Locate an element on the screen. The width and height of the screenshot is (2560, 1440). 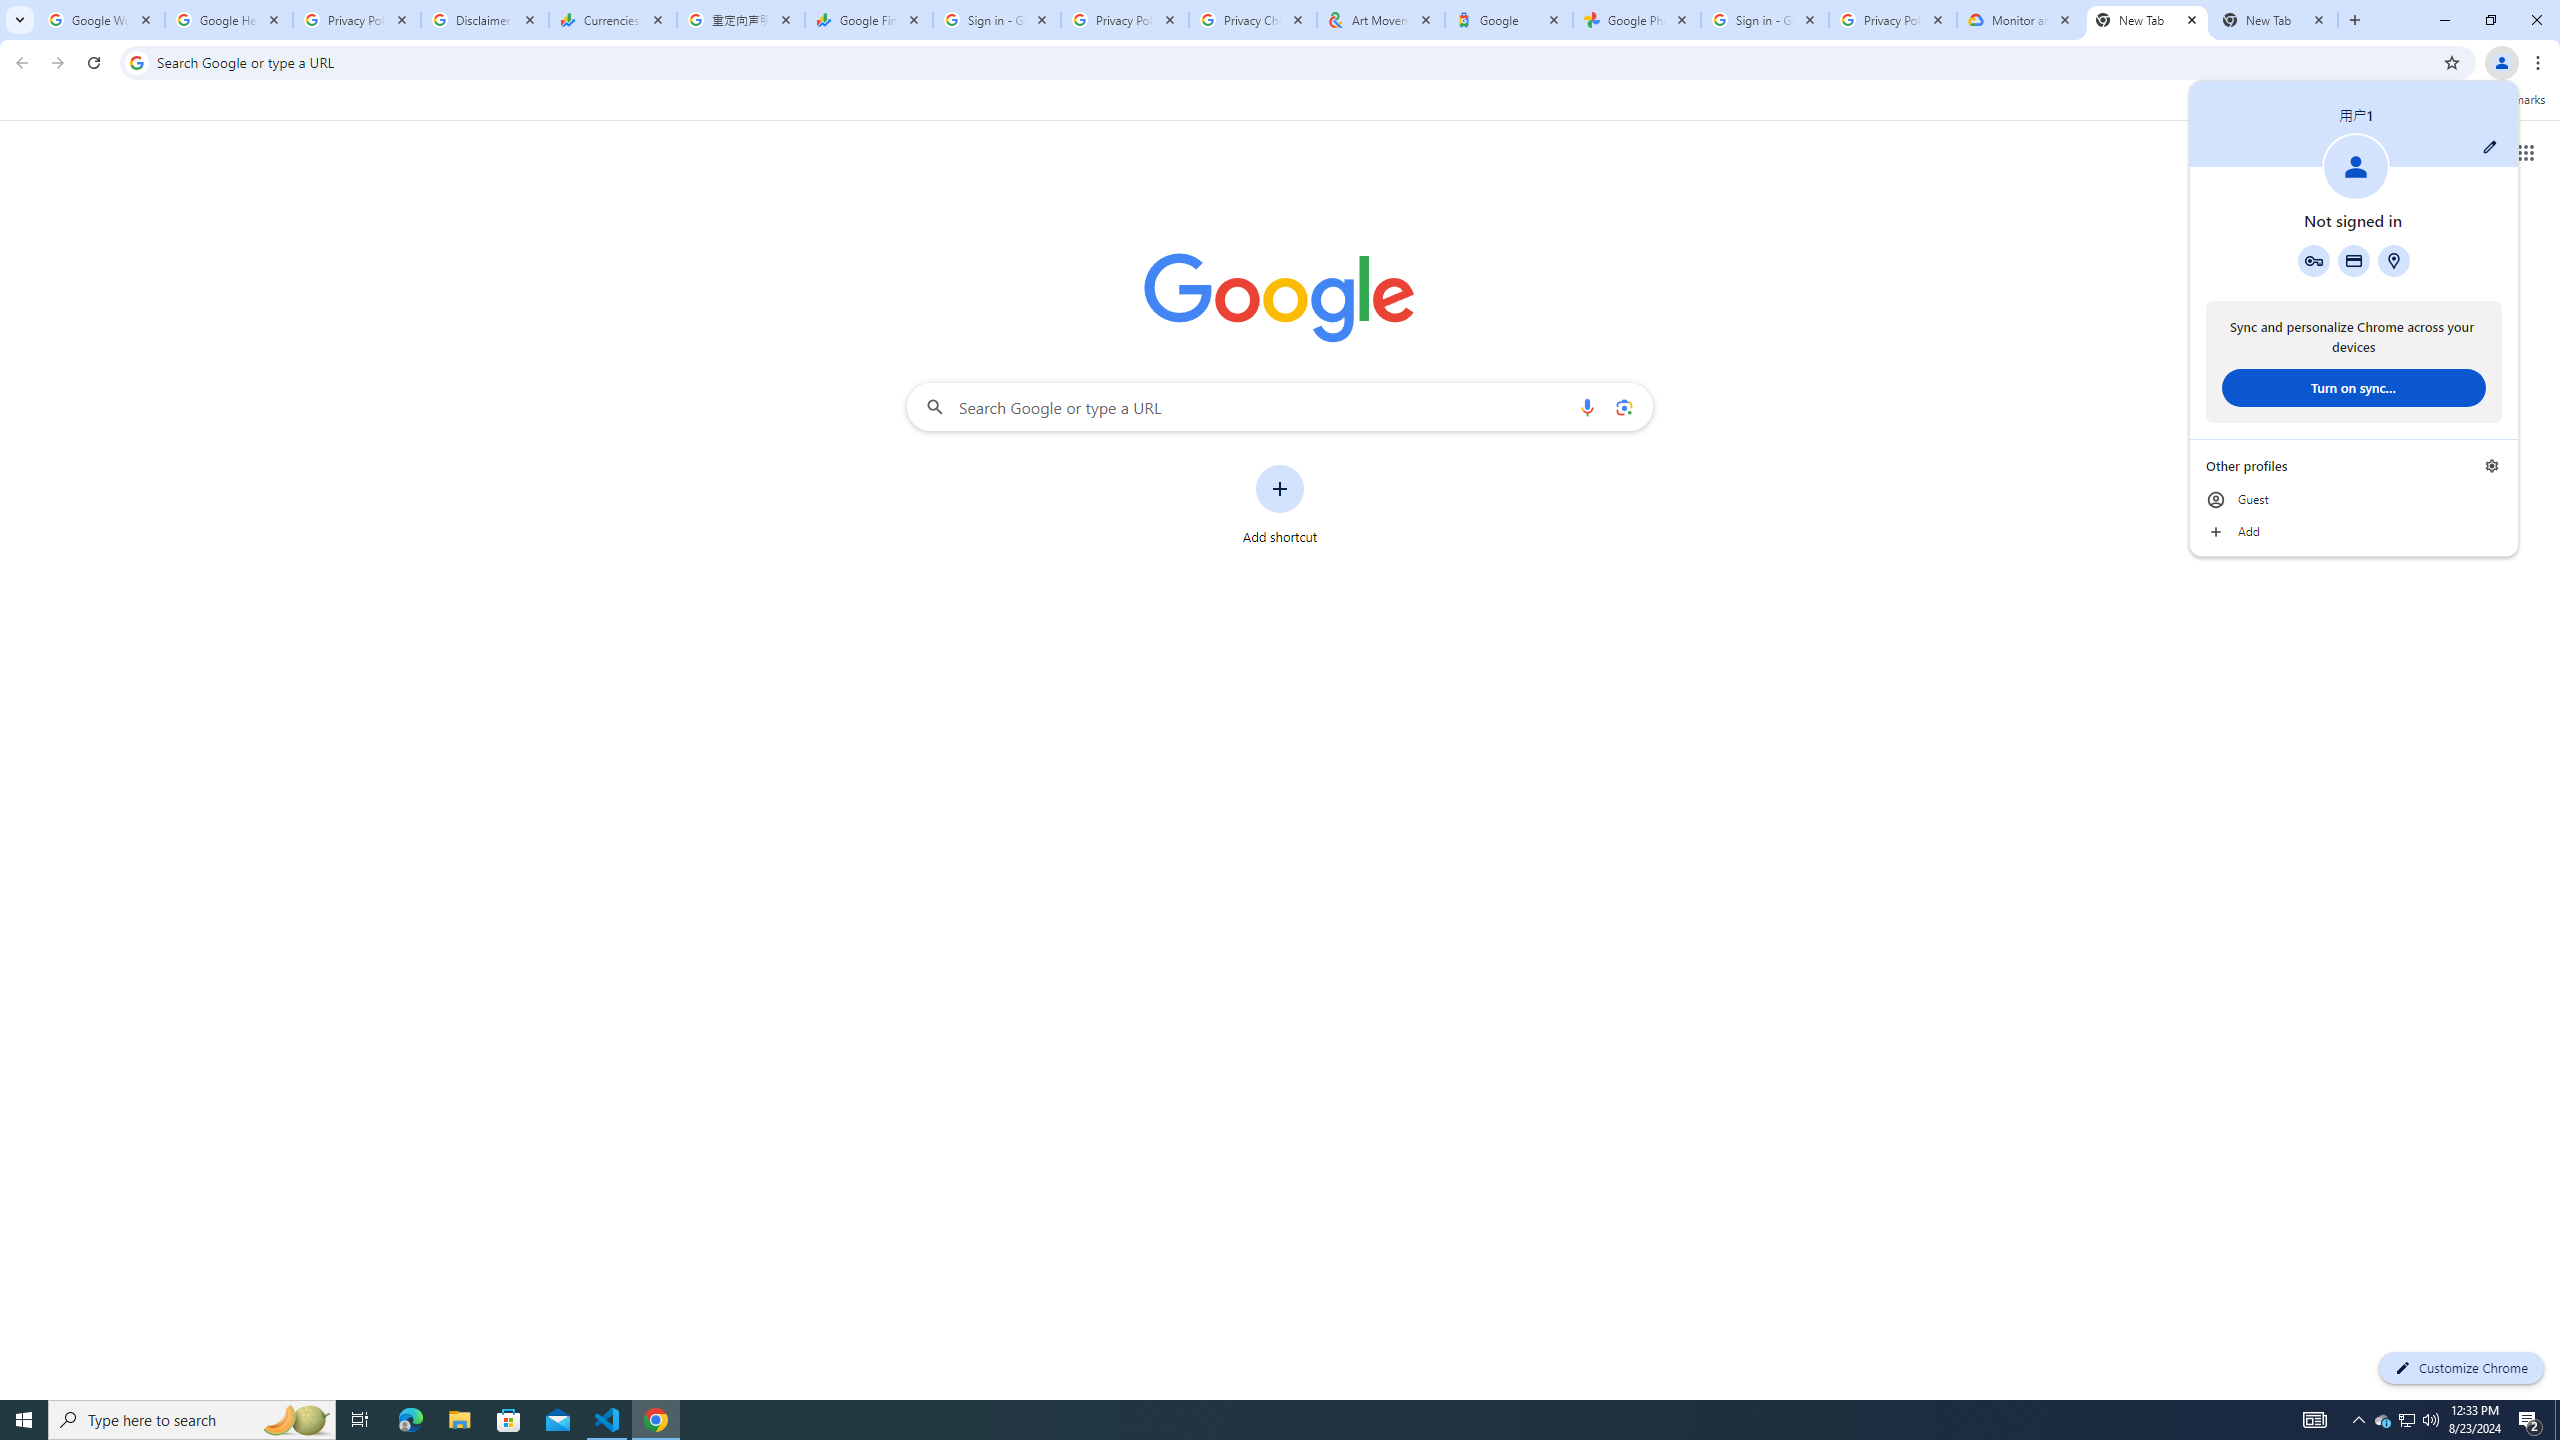
'Notification Chevron' is located at coordinates (2359, 1418).